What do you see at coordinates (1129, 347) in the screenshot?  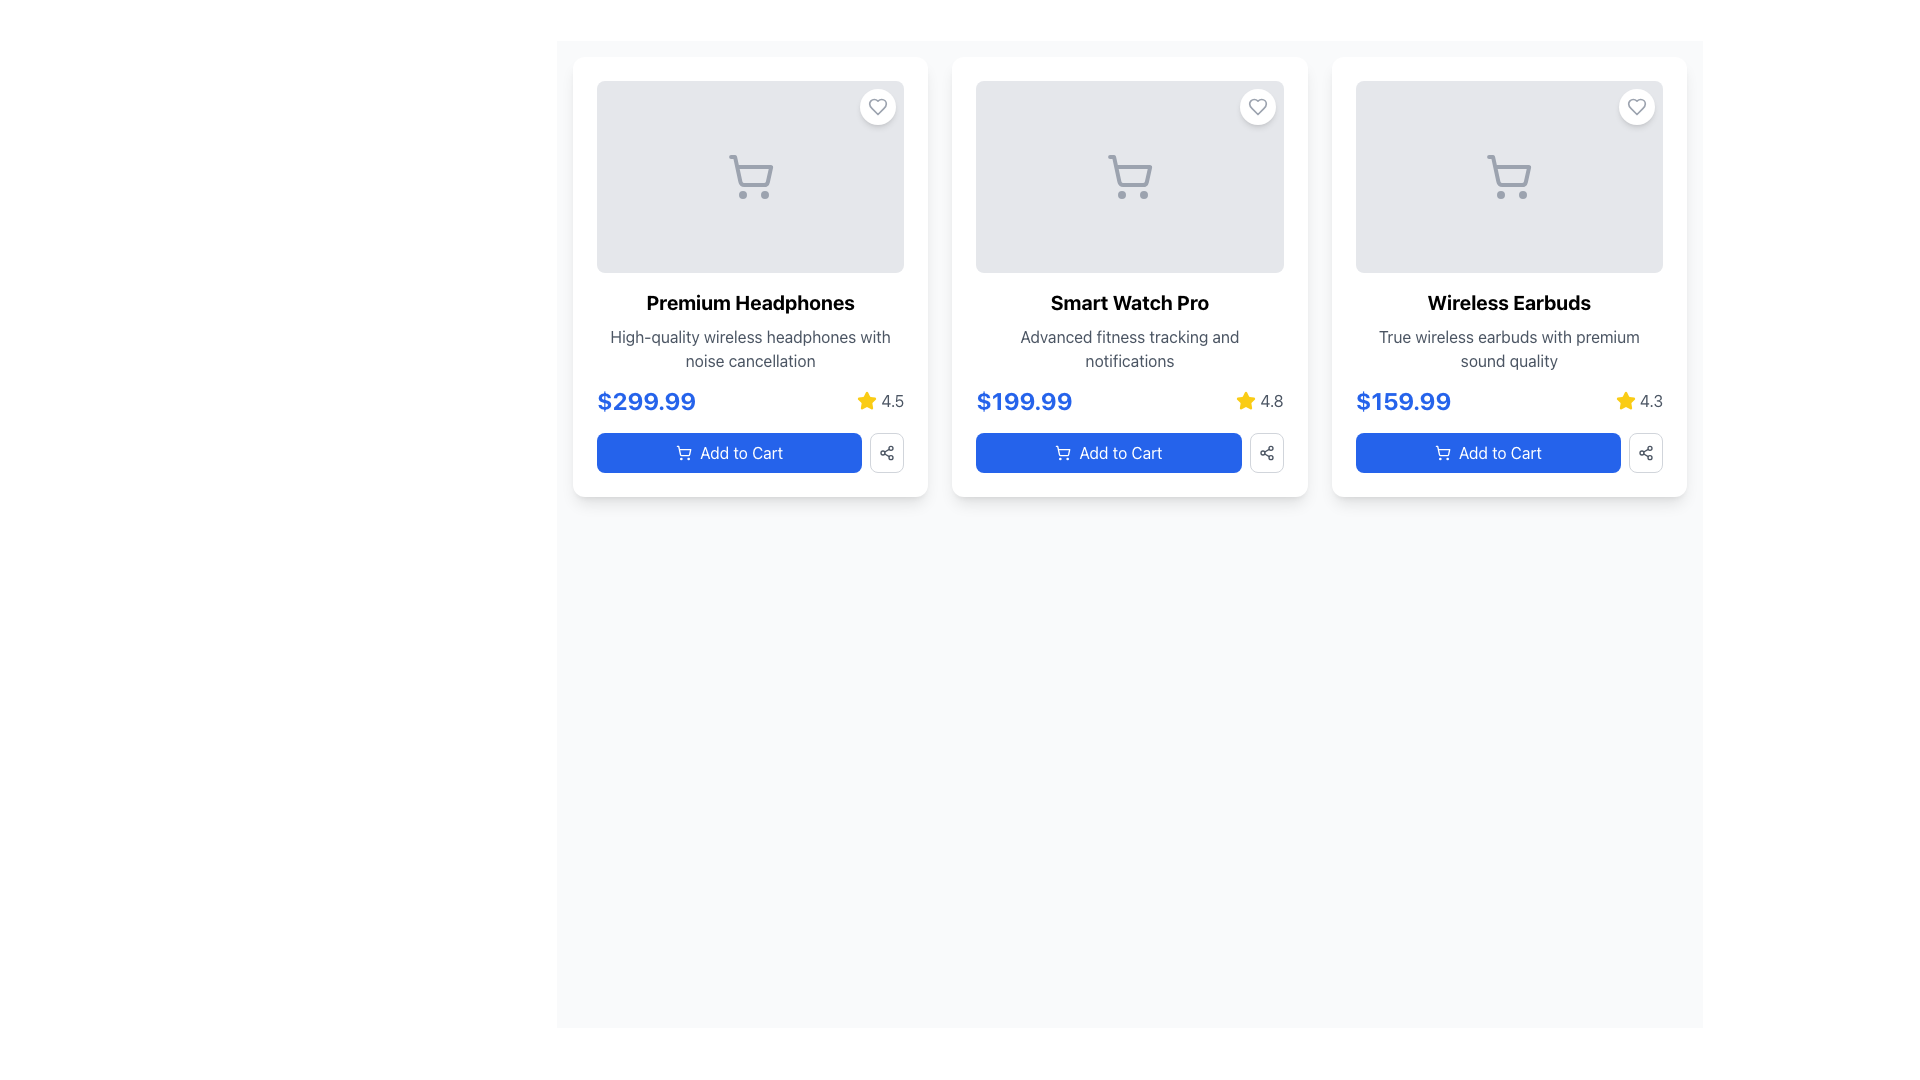 I see `the descriptive text located in the middle product card below the title 'Smart Watch Pro' and above the price section` at bounding box center [1129, 347].